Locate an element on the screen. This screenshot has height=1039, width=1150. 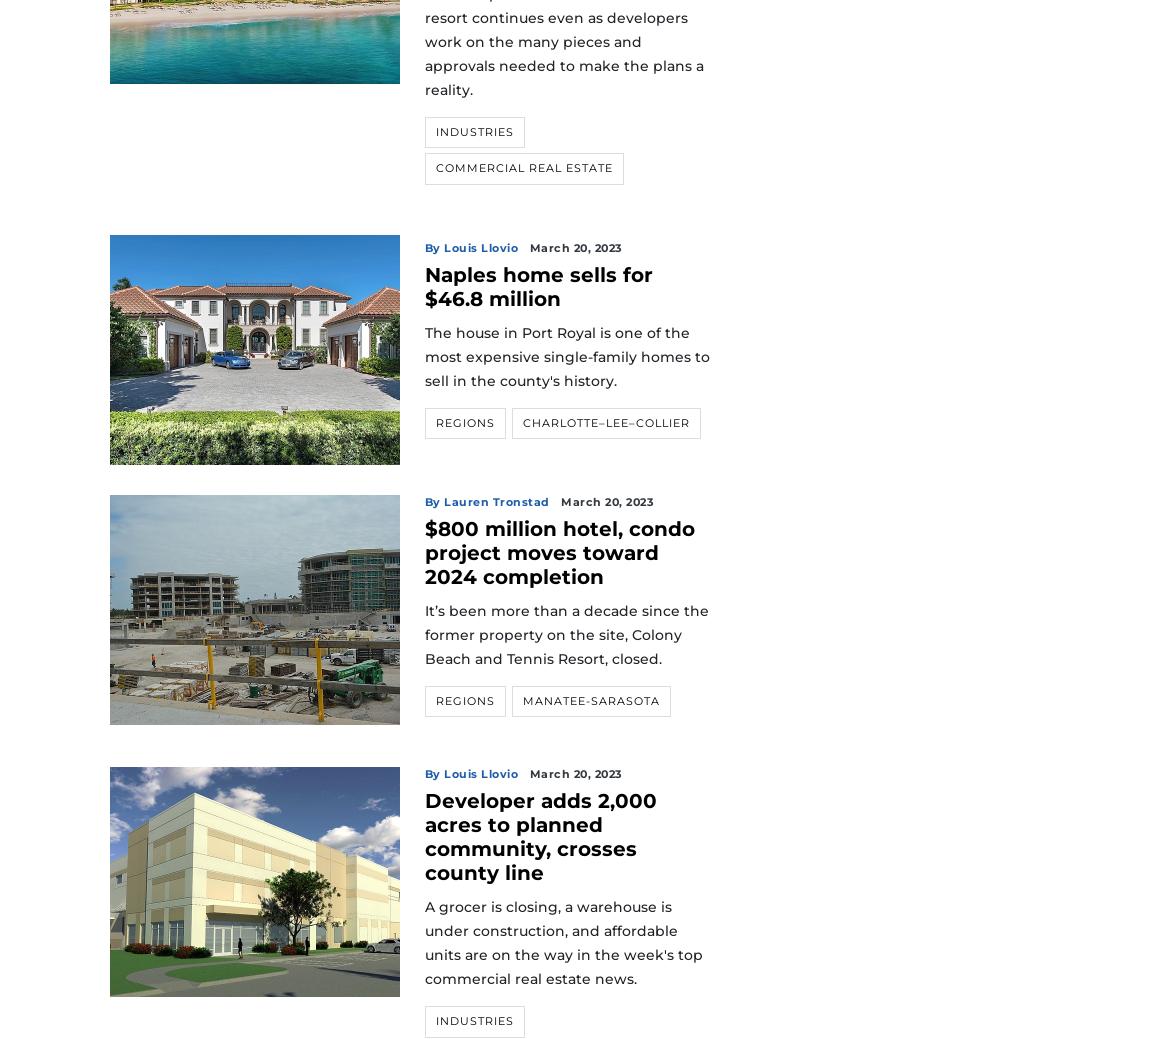
'Commercial Real Estate' is located at coordinates (523, 167).